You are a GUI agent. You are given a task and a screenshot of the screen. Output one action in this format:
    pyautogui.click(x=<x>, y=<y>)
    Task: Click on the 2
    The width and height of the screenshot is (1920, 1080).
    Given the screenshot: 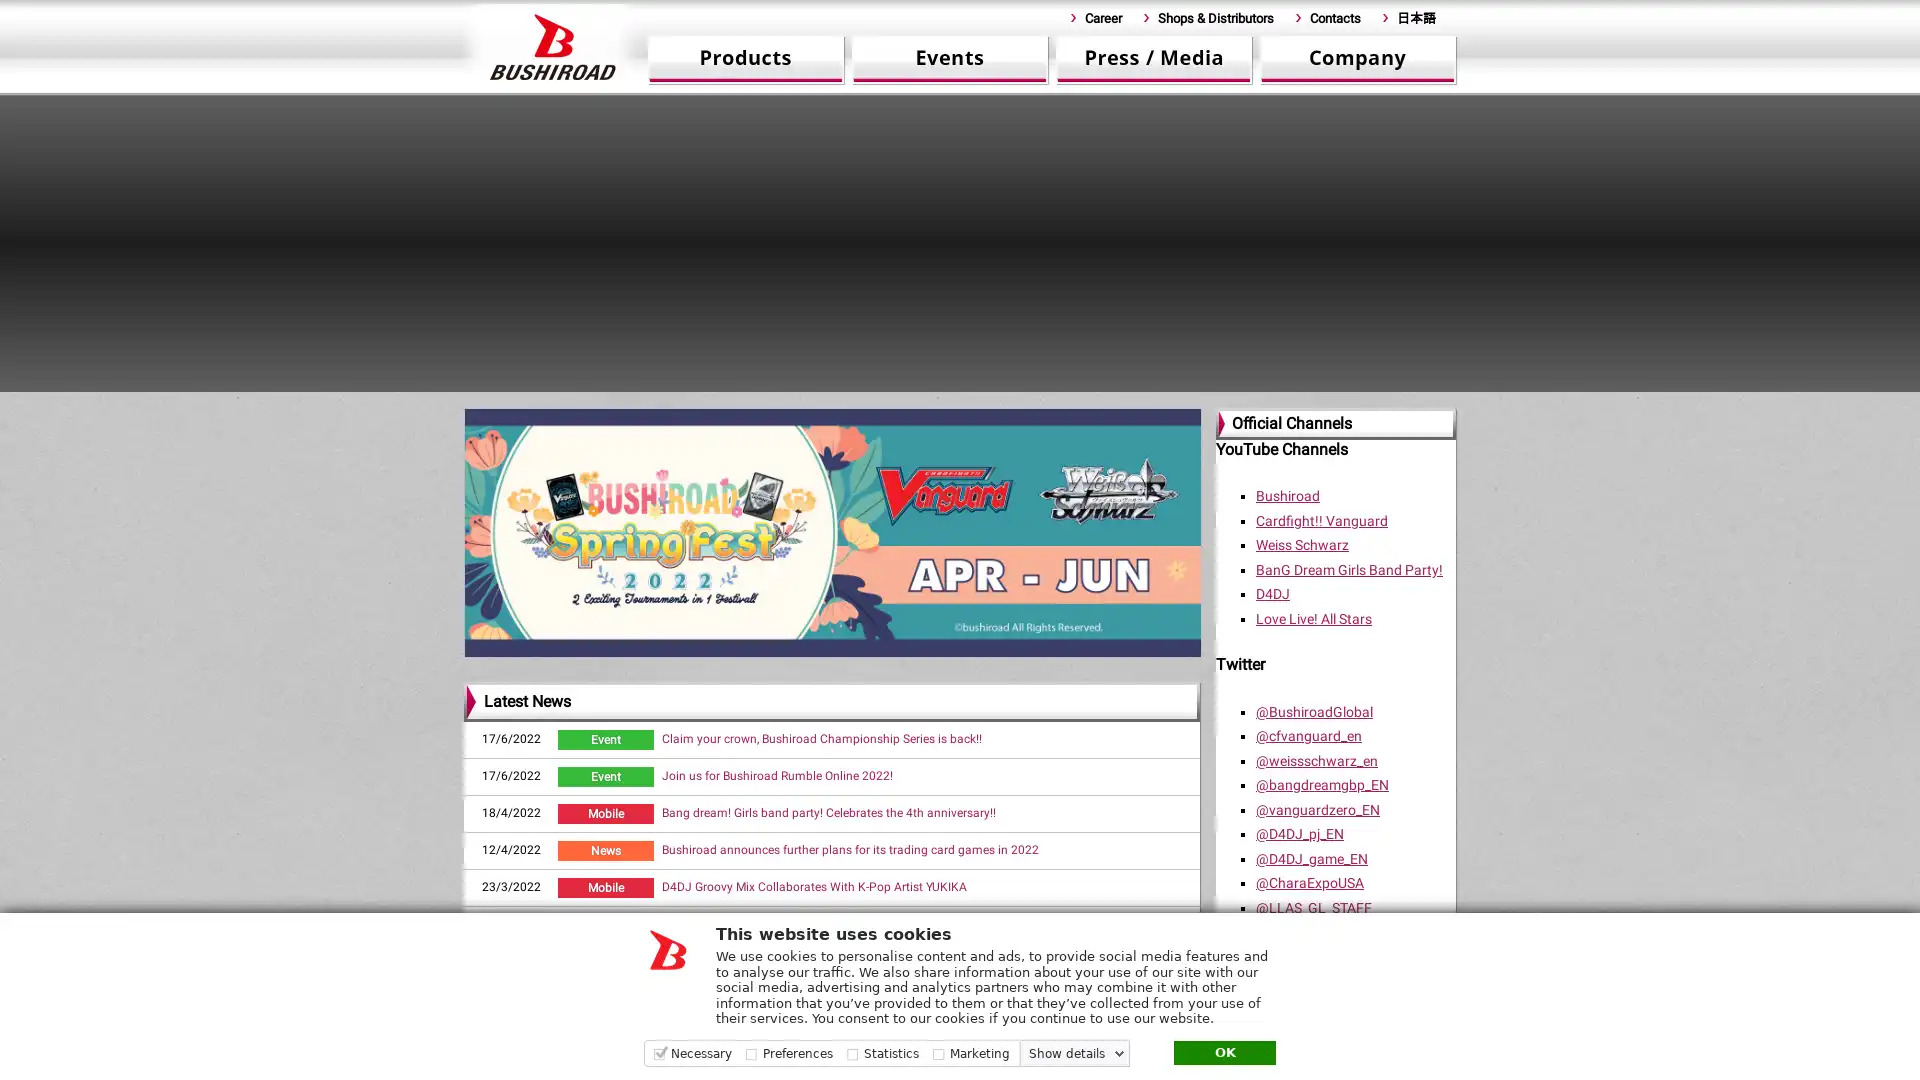 What is the action you would take?
    pyautogui.click(x=763, y=384)
    